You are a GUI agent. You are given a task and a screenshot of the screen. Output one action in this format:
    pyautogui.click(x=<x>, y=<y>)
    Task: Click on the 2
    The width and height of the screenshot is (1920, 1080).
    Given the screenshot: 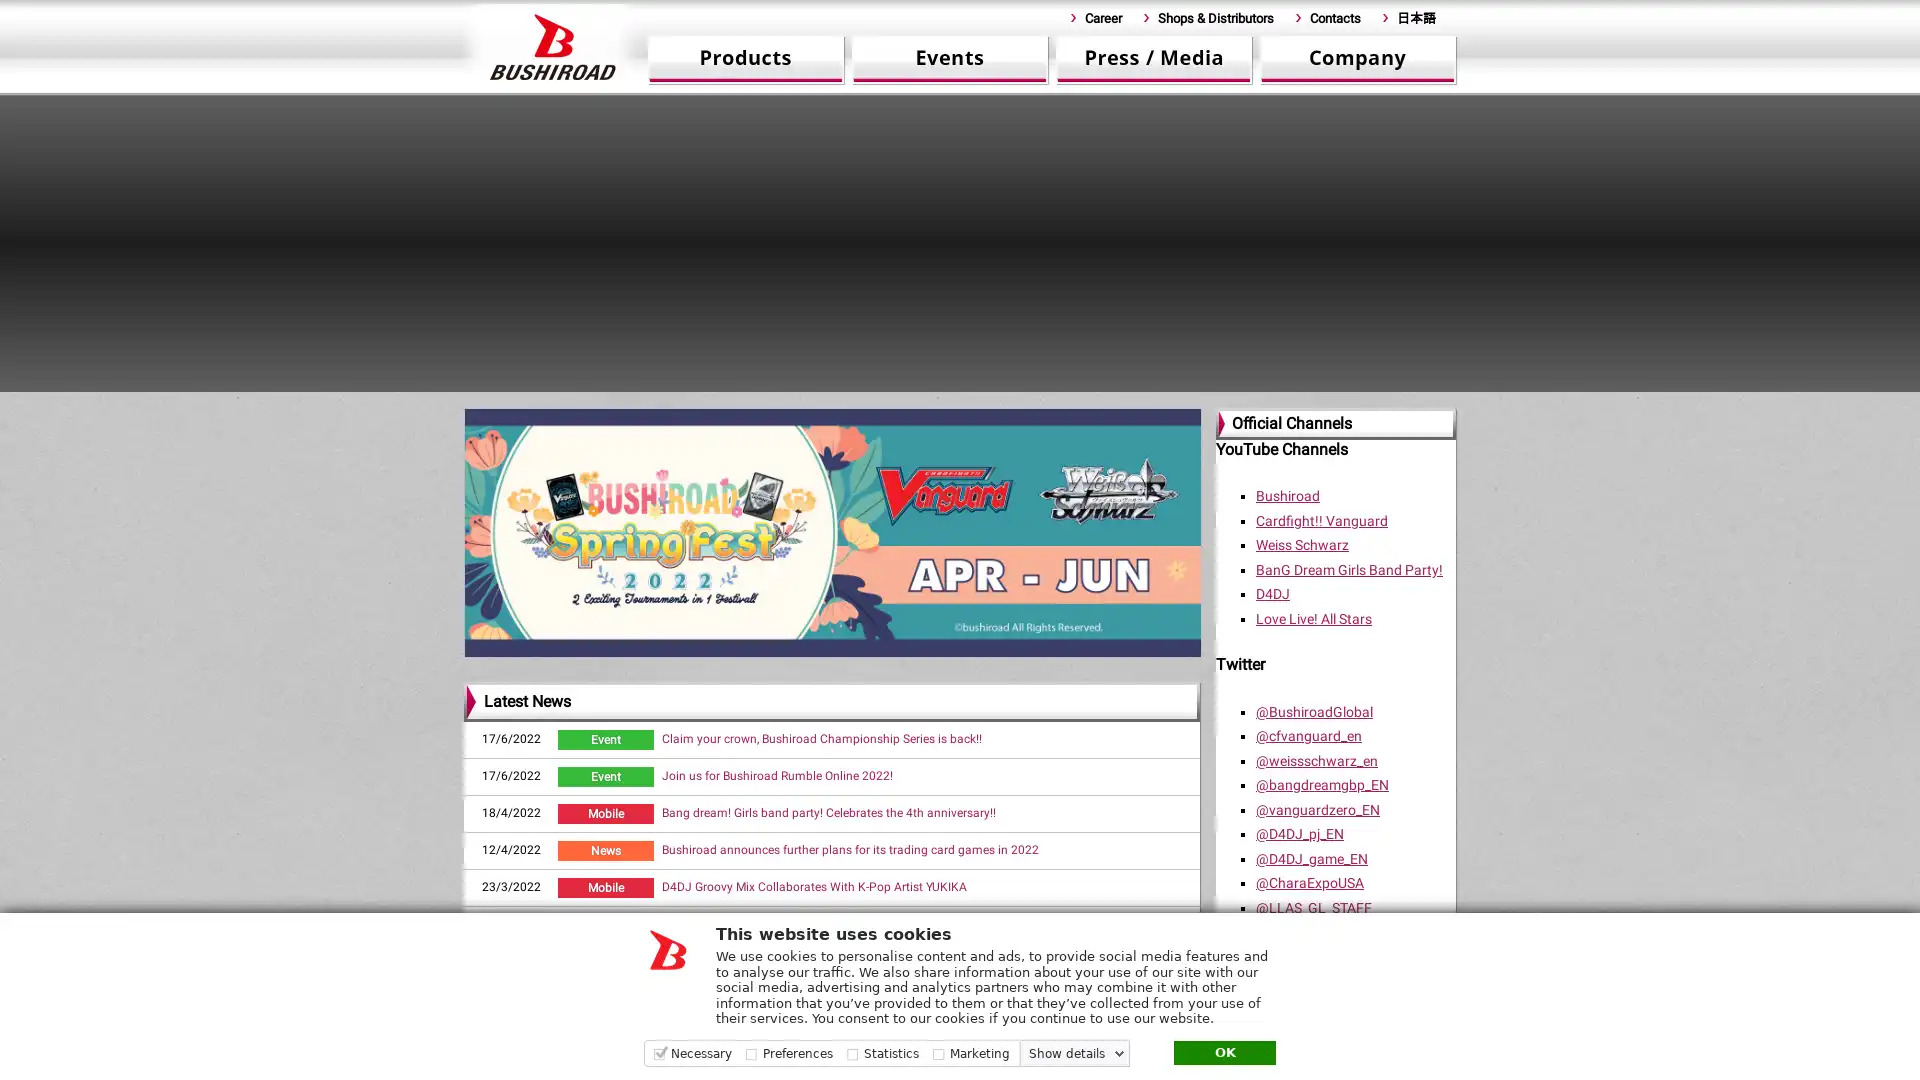 What is the action you would take?
    pyautogui.click(x=763, y=384)
    